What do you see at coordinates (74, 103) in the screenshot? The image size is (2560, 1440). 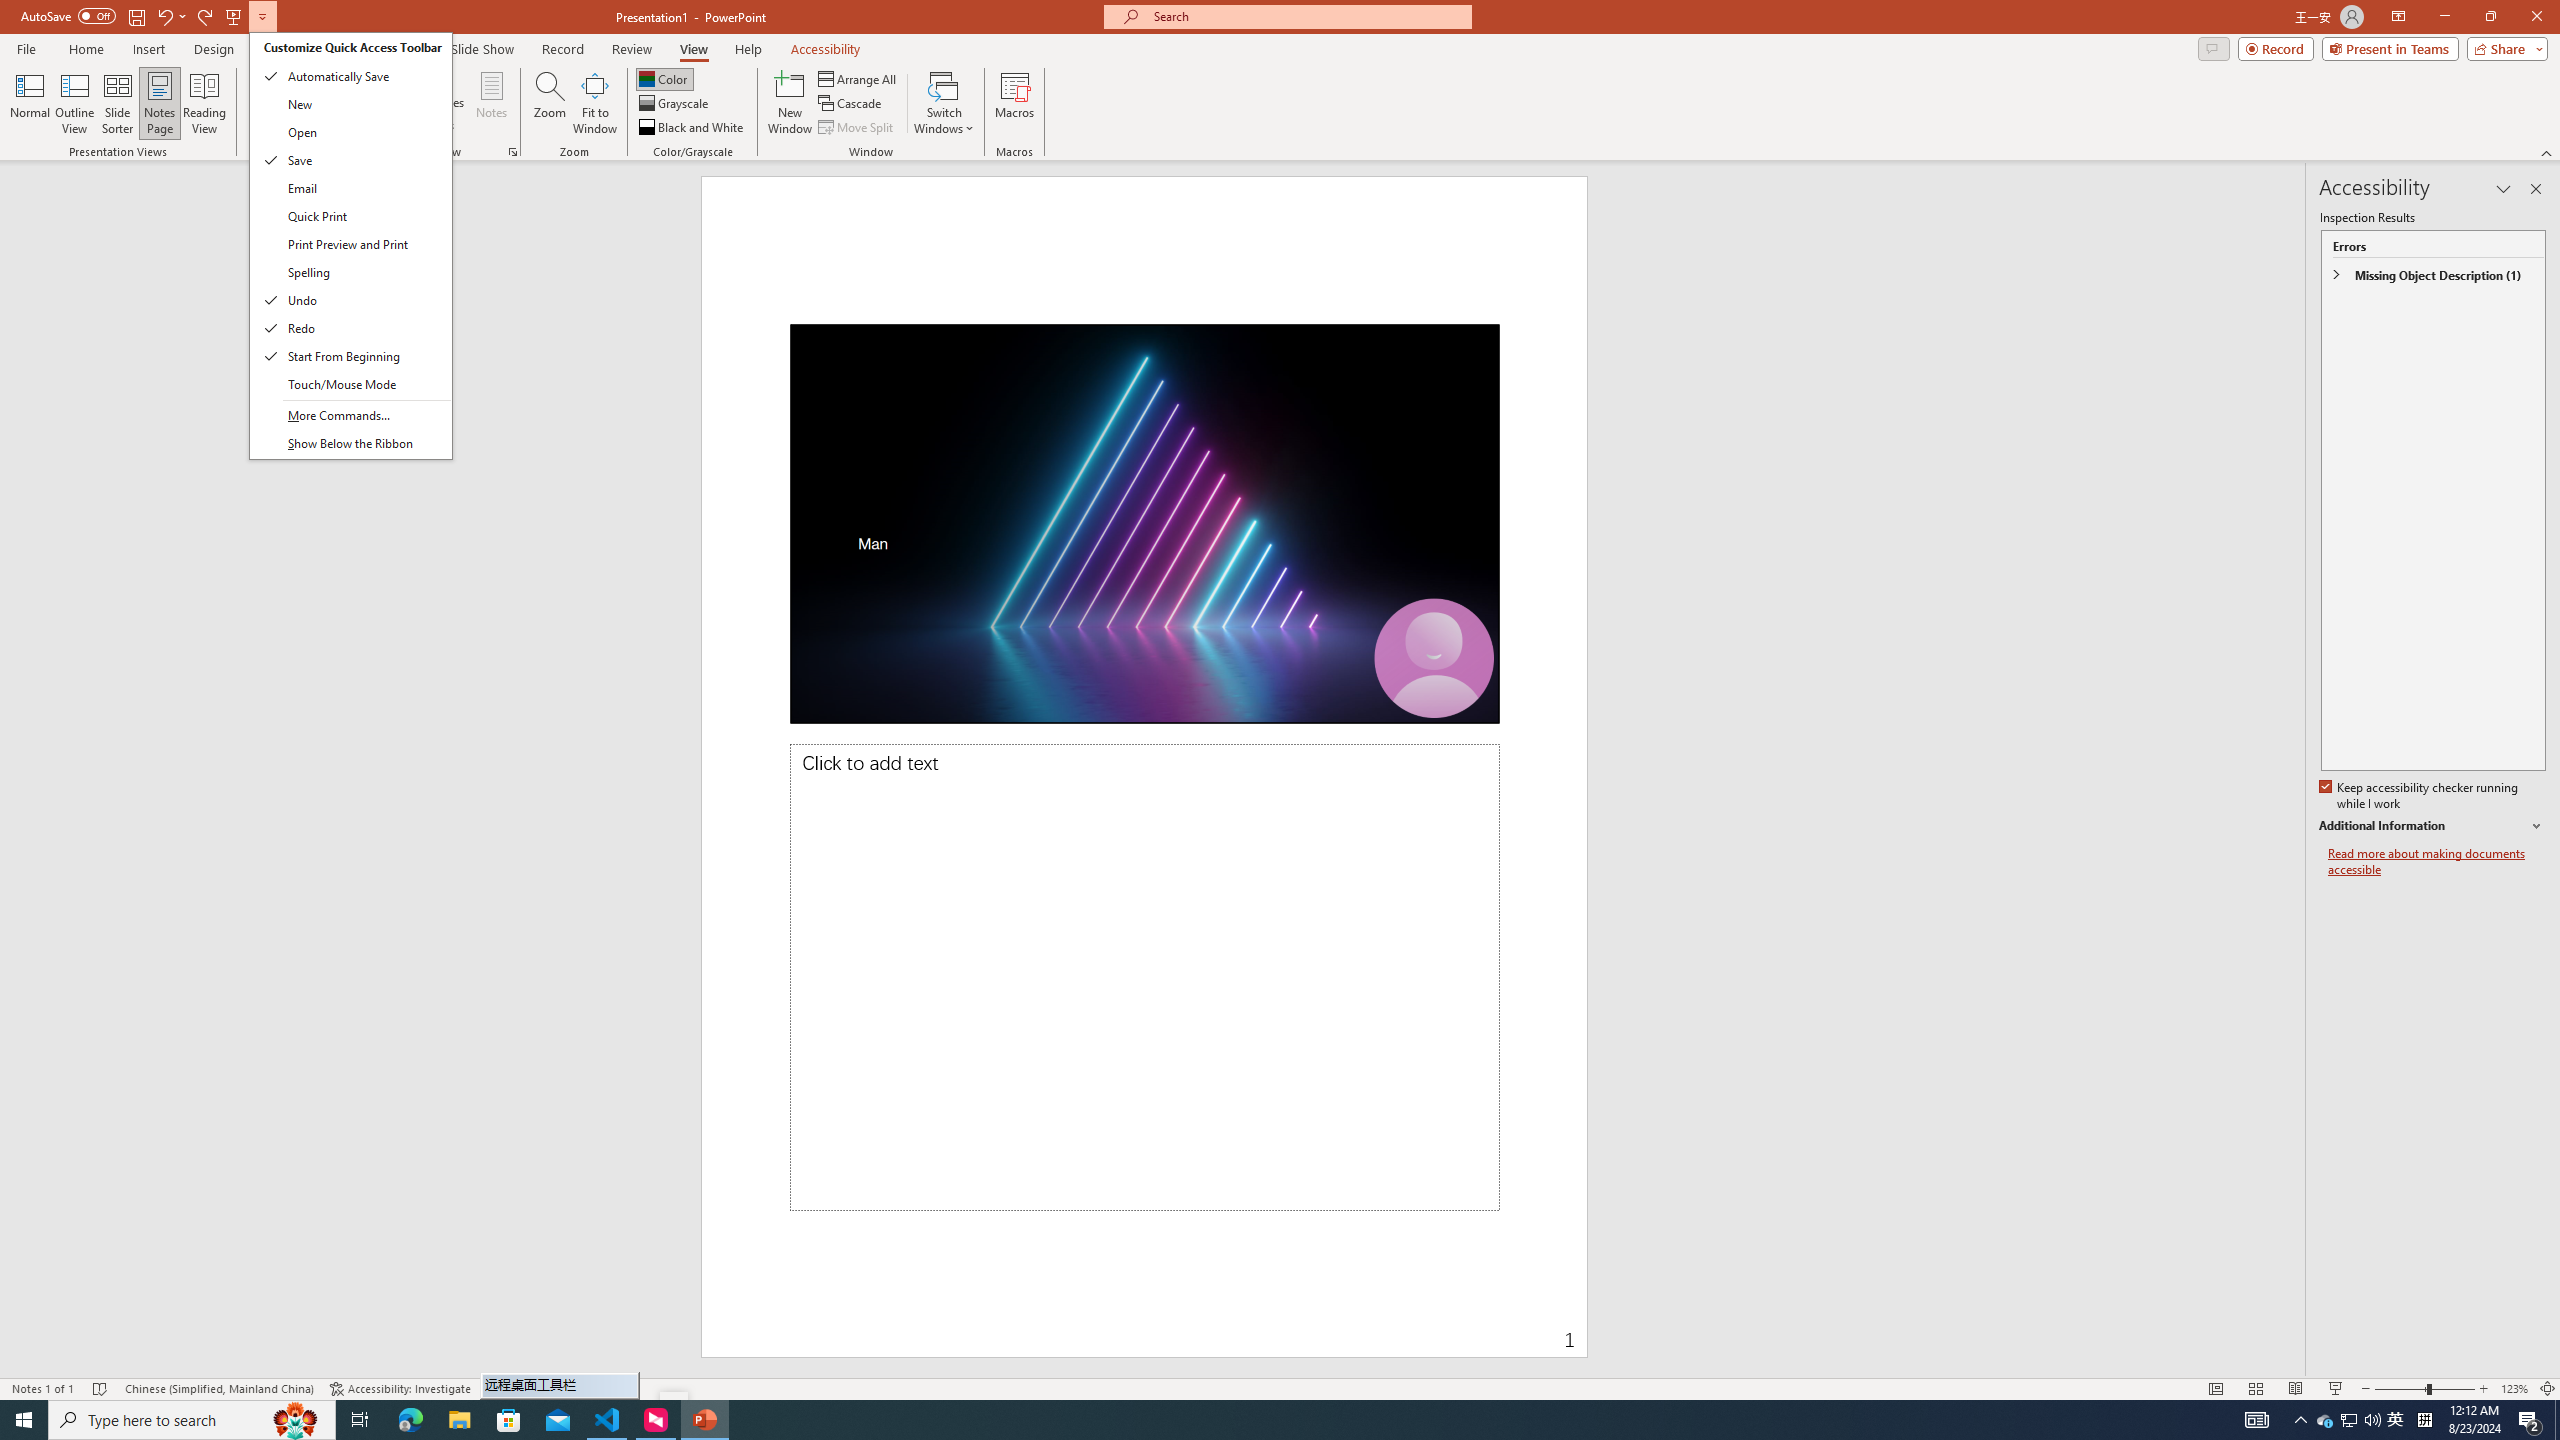 I see `'Outline View'` at bounding box center [74, 103].